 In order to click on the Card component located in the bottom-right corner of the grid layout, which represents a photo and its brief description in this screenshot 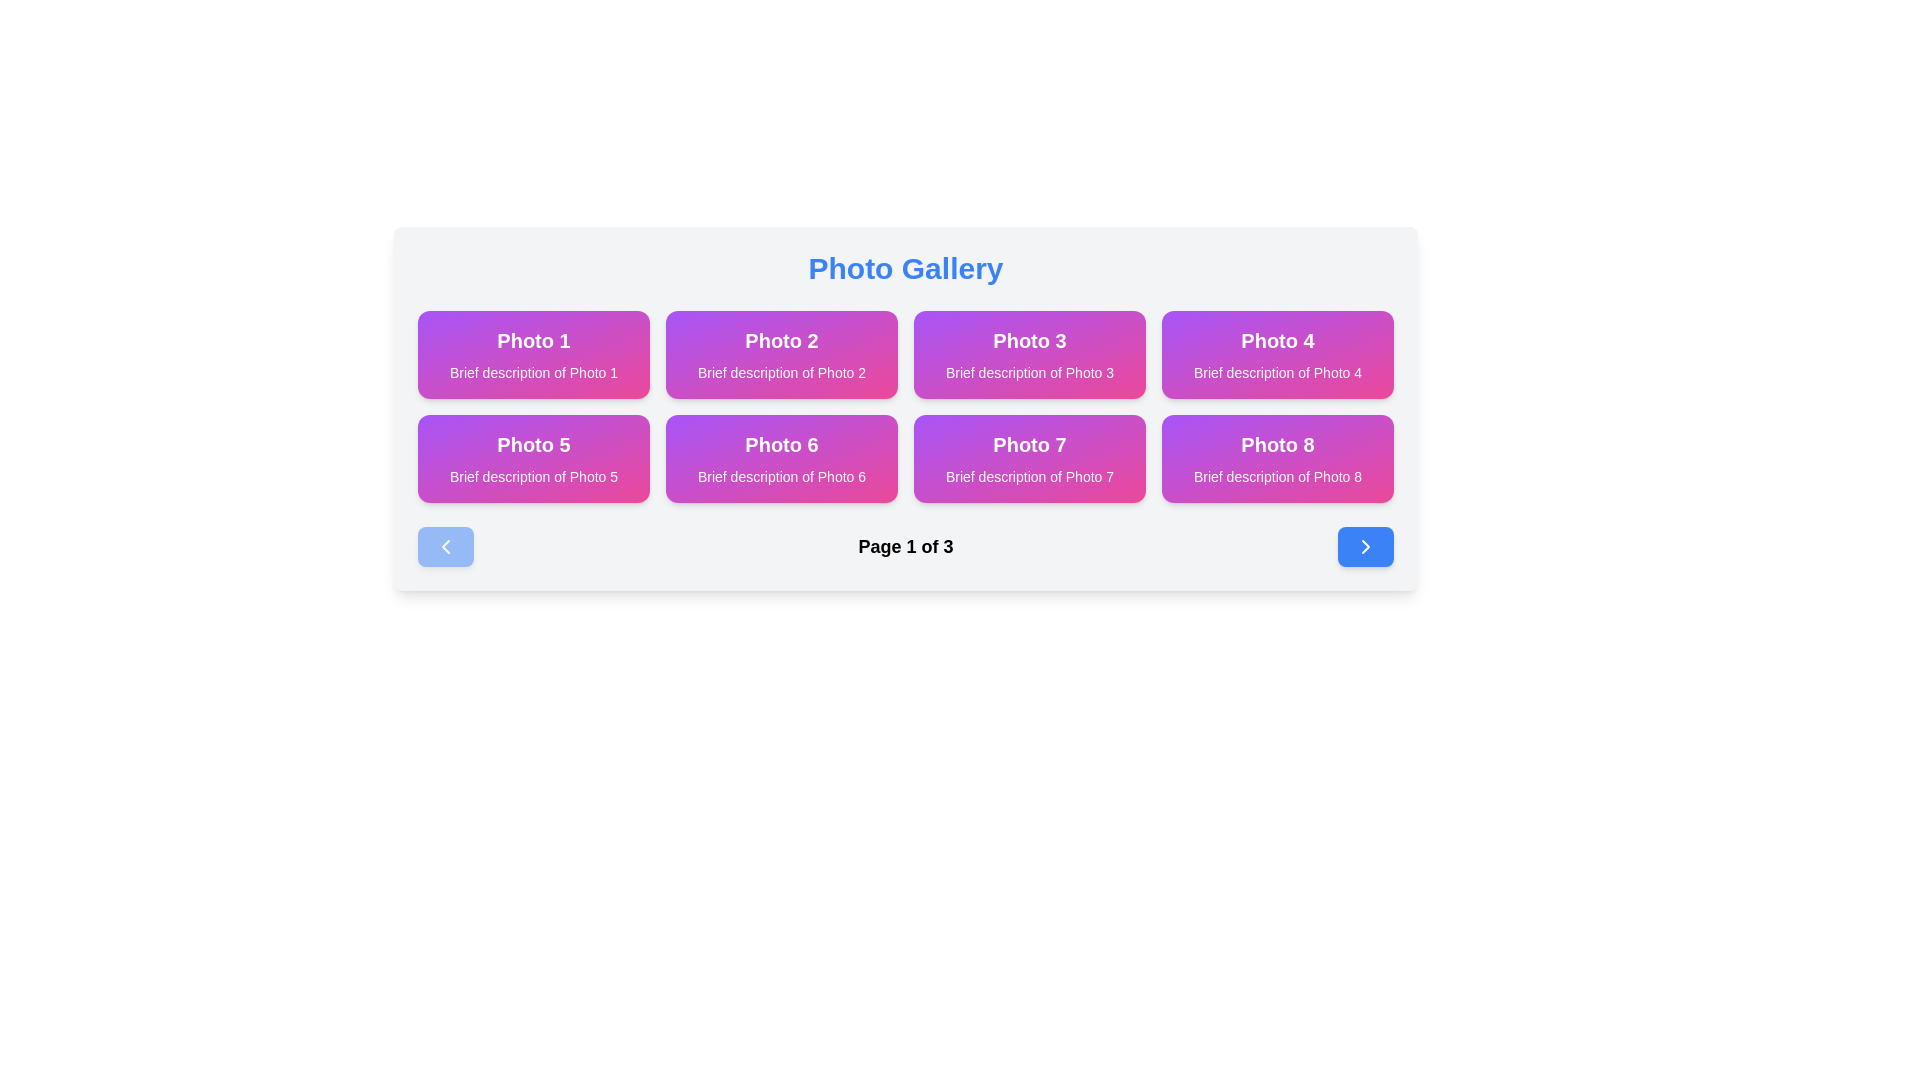, I will do `click(1276, 459)`.